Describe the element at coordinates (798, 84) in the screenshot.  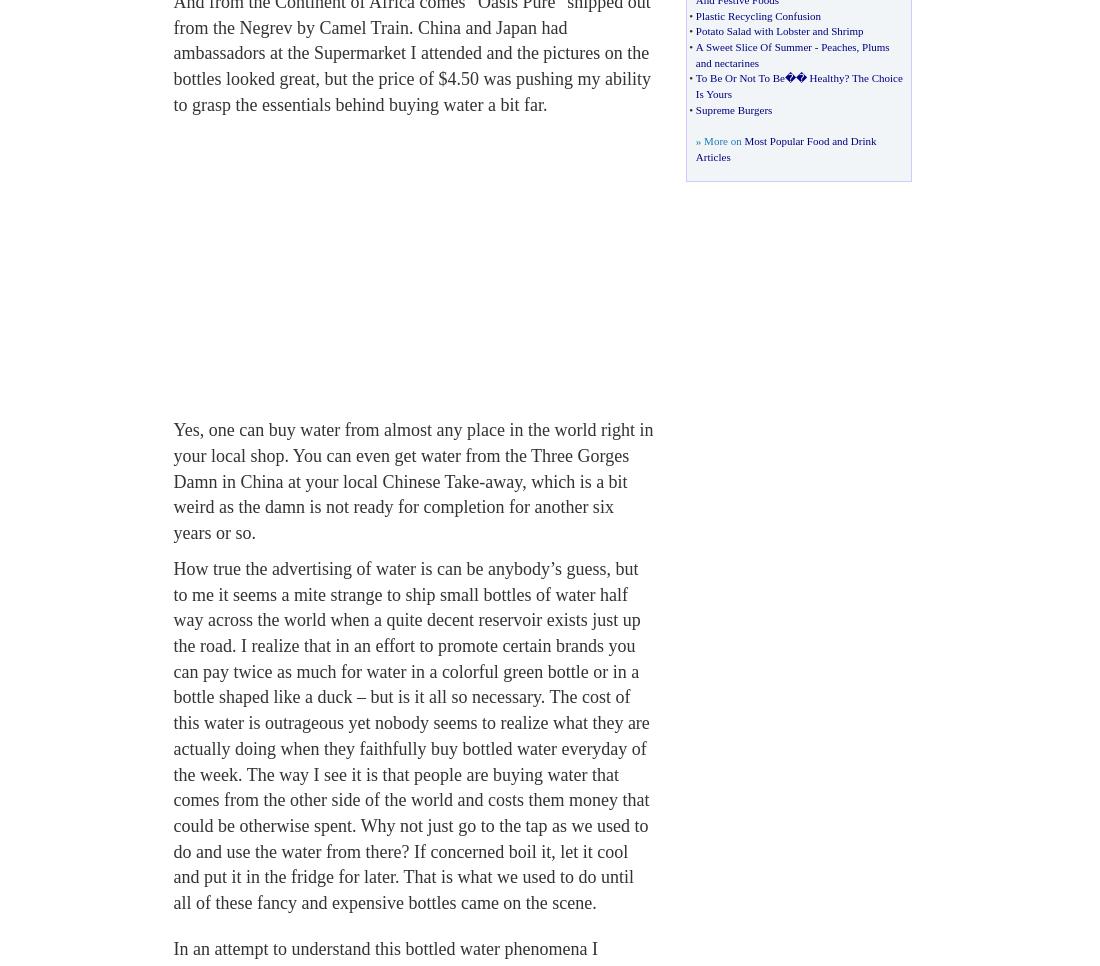
I see `'The Choice Is Yours'` at that location.